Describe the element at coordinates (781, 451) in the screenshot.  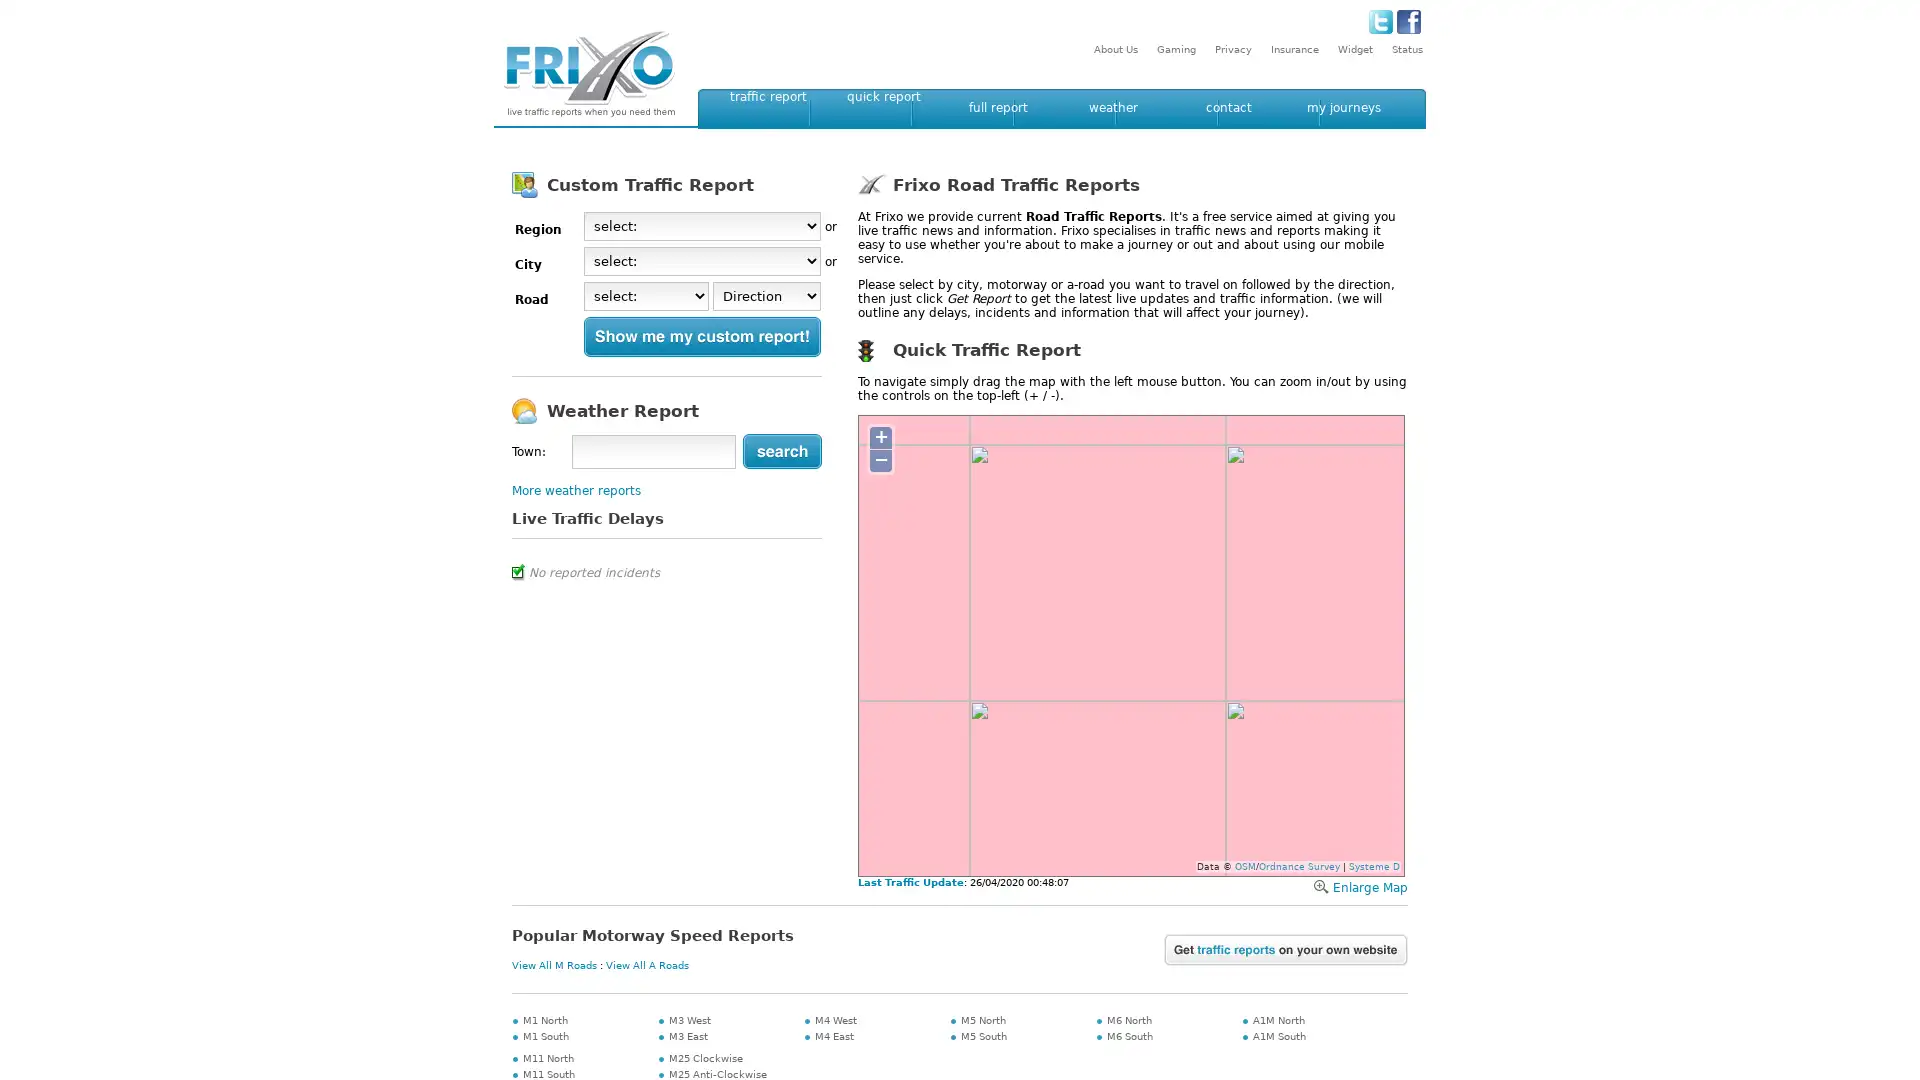
I see `Submit` at that location.